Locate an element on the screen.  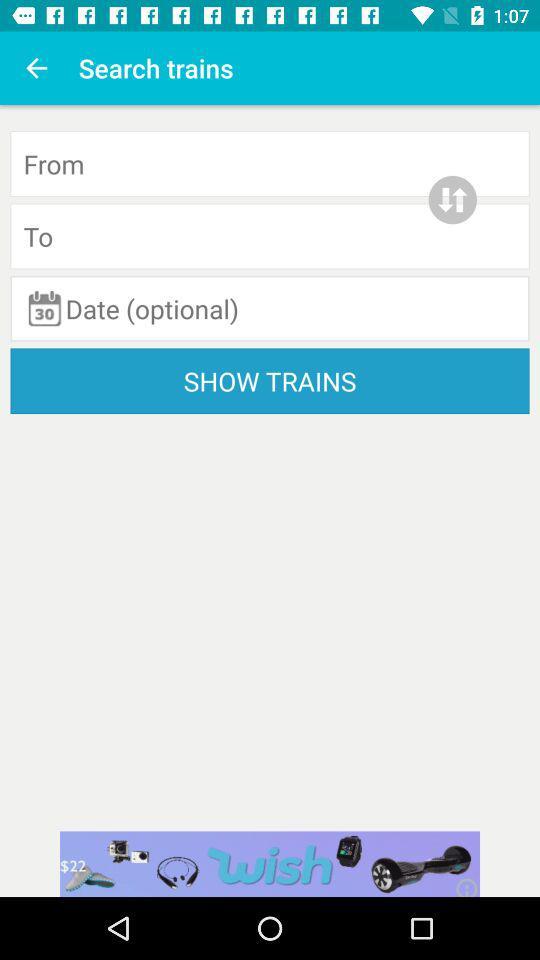
link to advertisement link is located at coordinates (270, 863).